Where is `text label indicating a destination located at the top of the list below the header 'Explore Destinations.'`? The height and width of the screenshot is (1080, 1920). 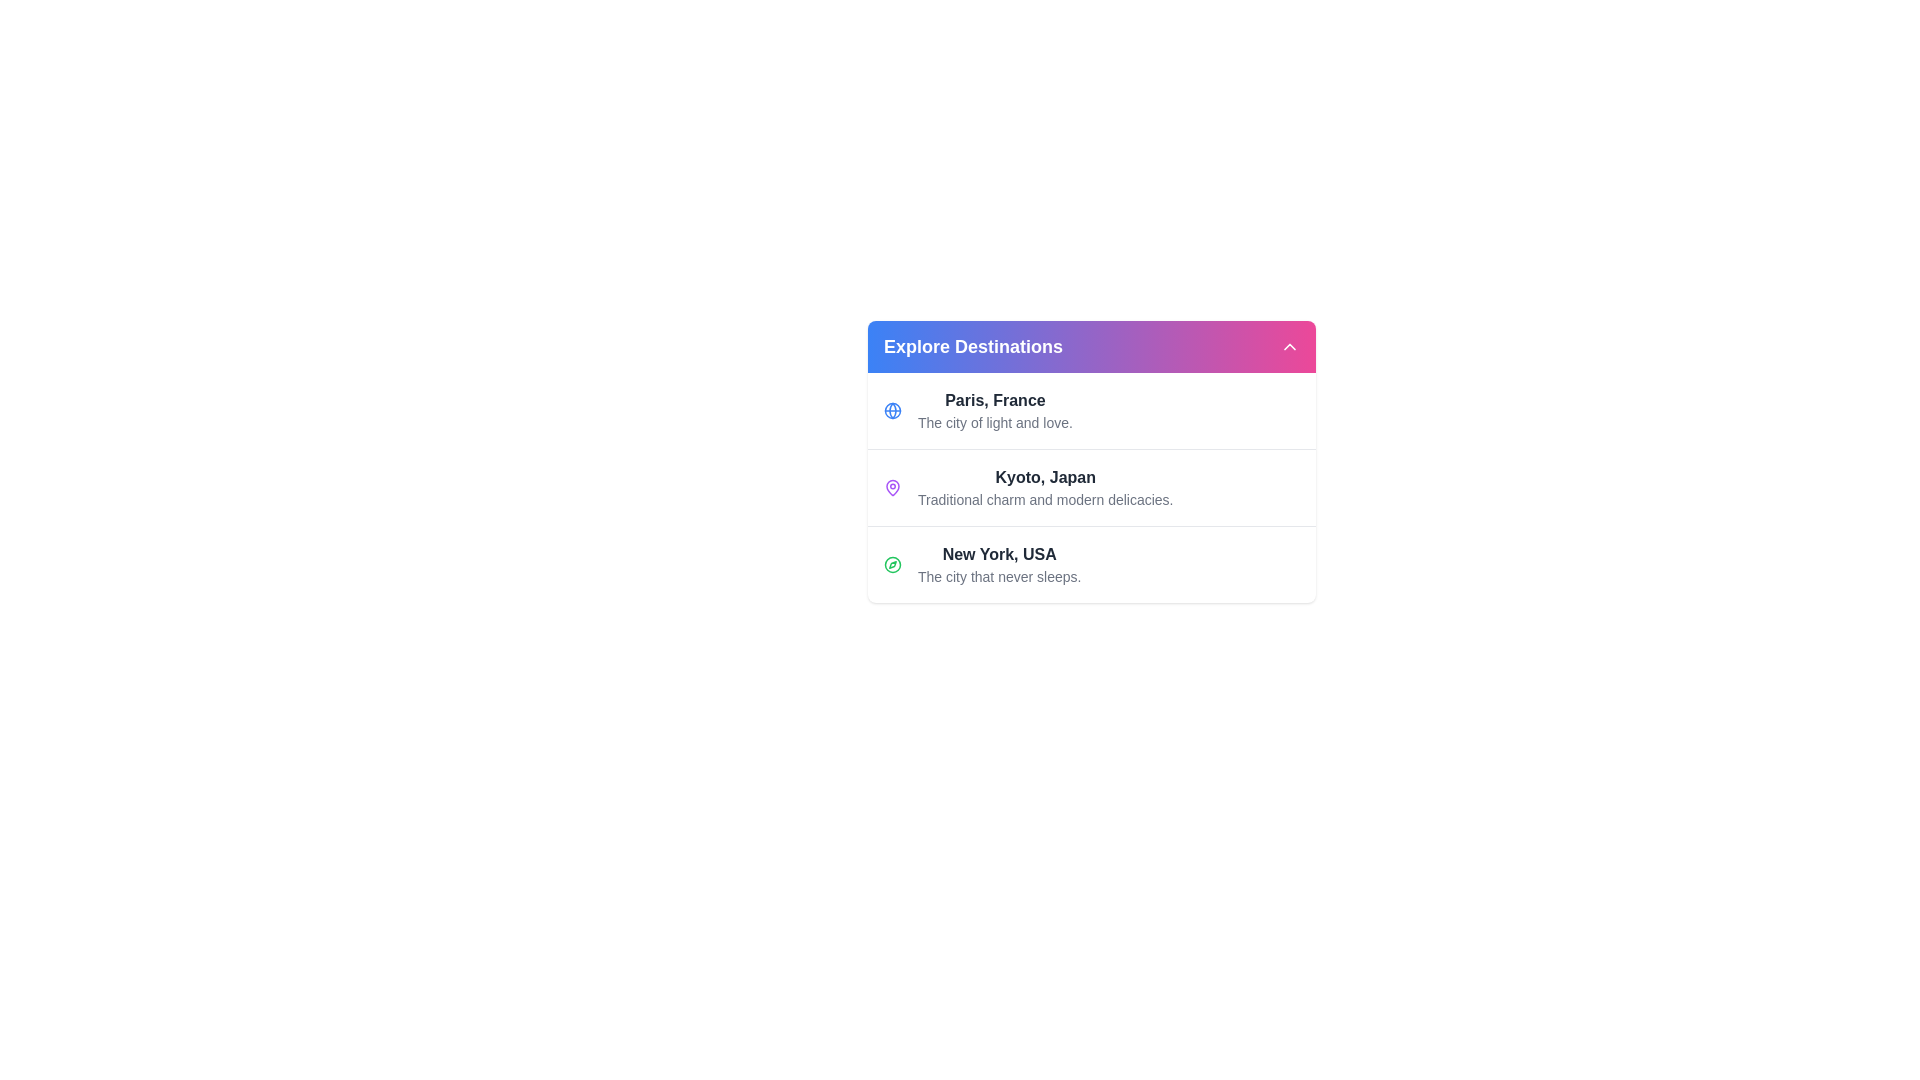
text label indicating a destination located at the top of the list below the header 'Explore Destinations.' is located at coordinates (995, 401).